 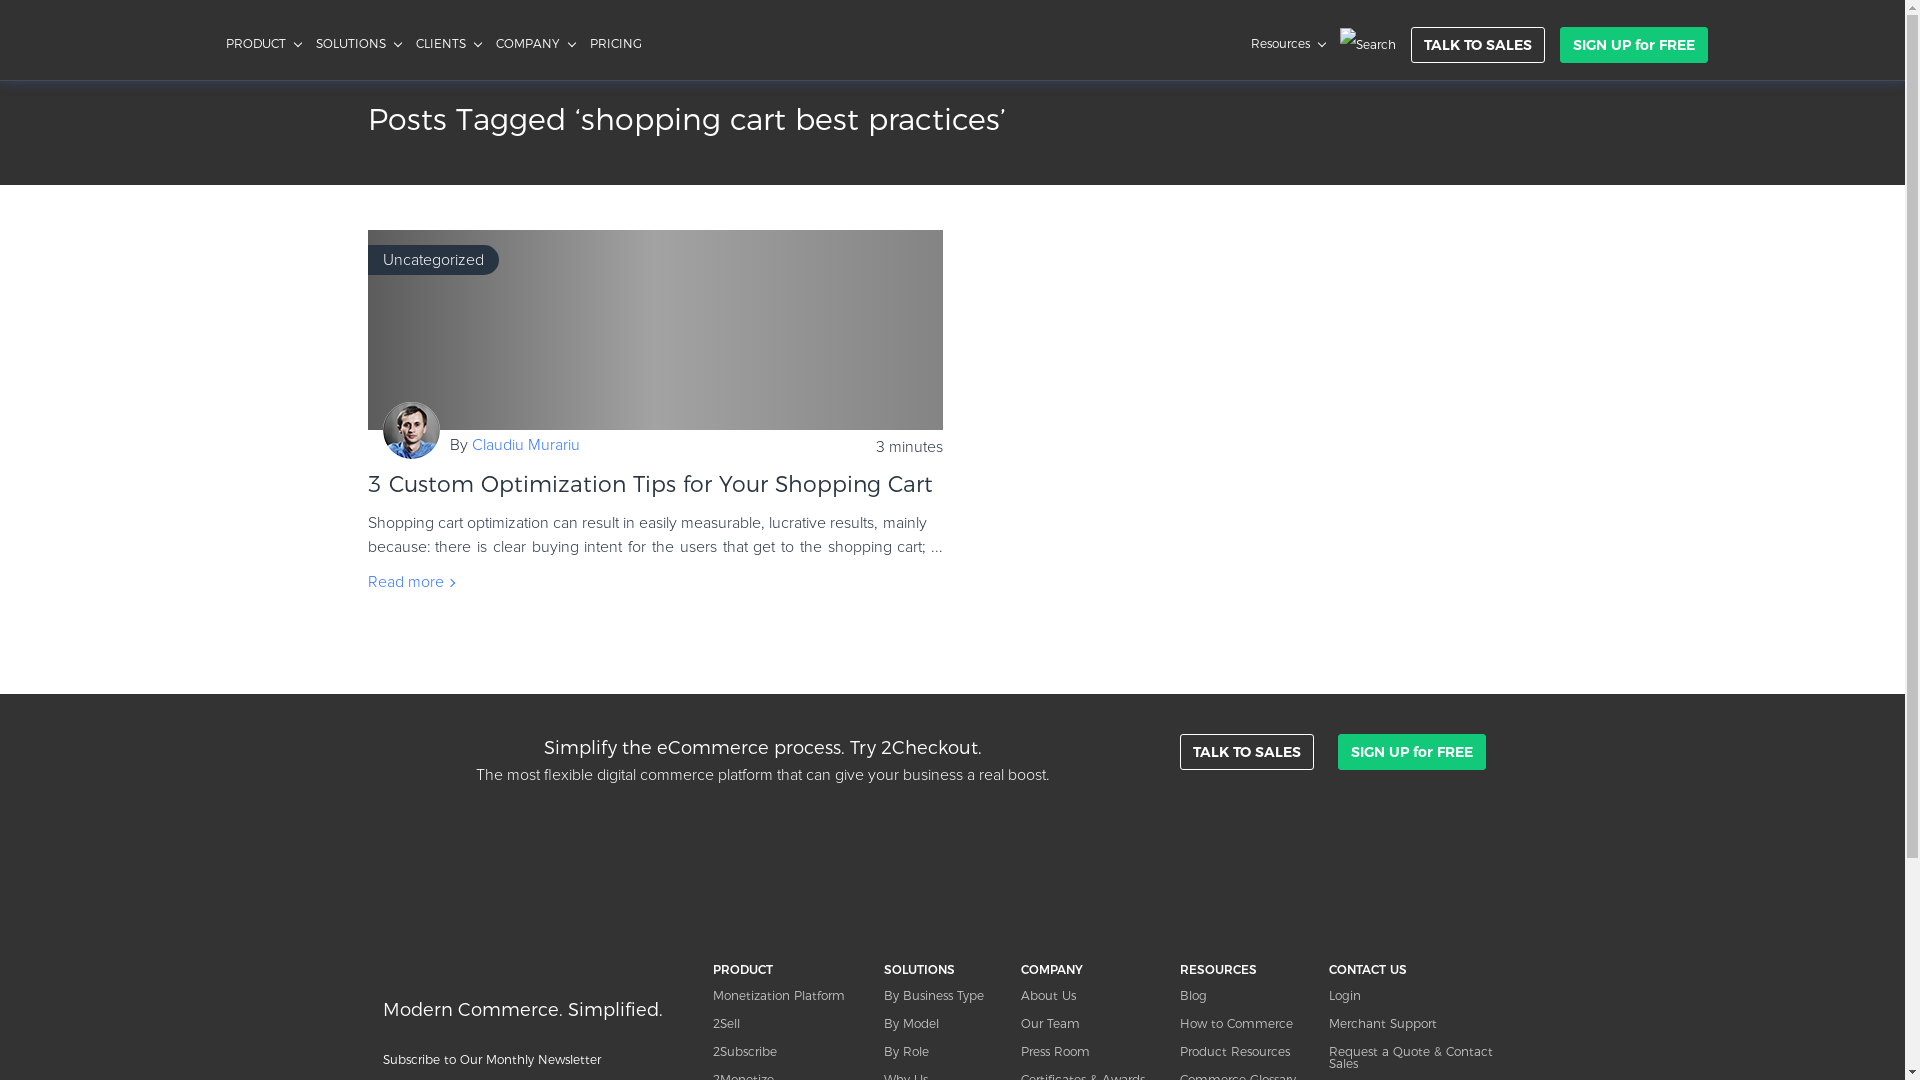 What do you see at coordinates (939, 1051) in the screenshot?
I see `'By Role'` at bounding box center [939, 1051].